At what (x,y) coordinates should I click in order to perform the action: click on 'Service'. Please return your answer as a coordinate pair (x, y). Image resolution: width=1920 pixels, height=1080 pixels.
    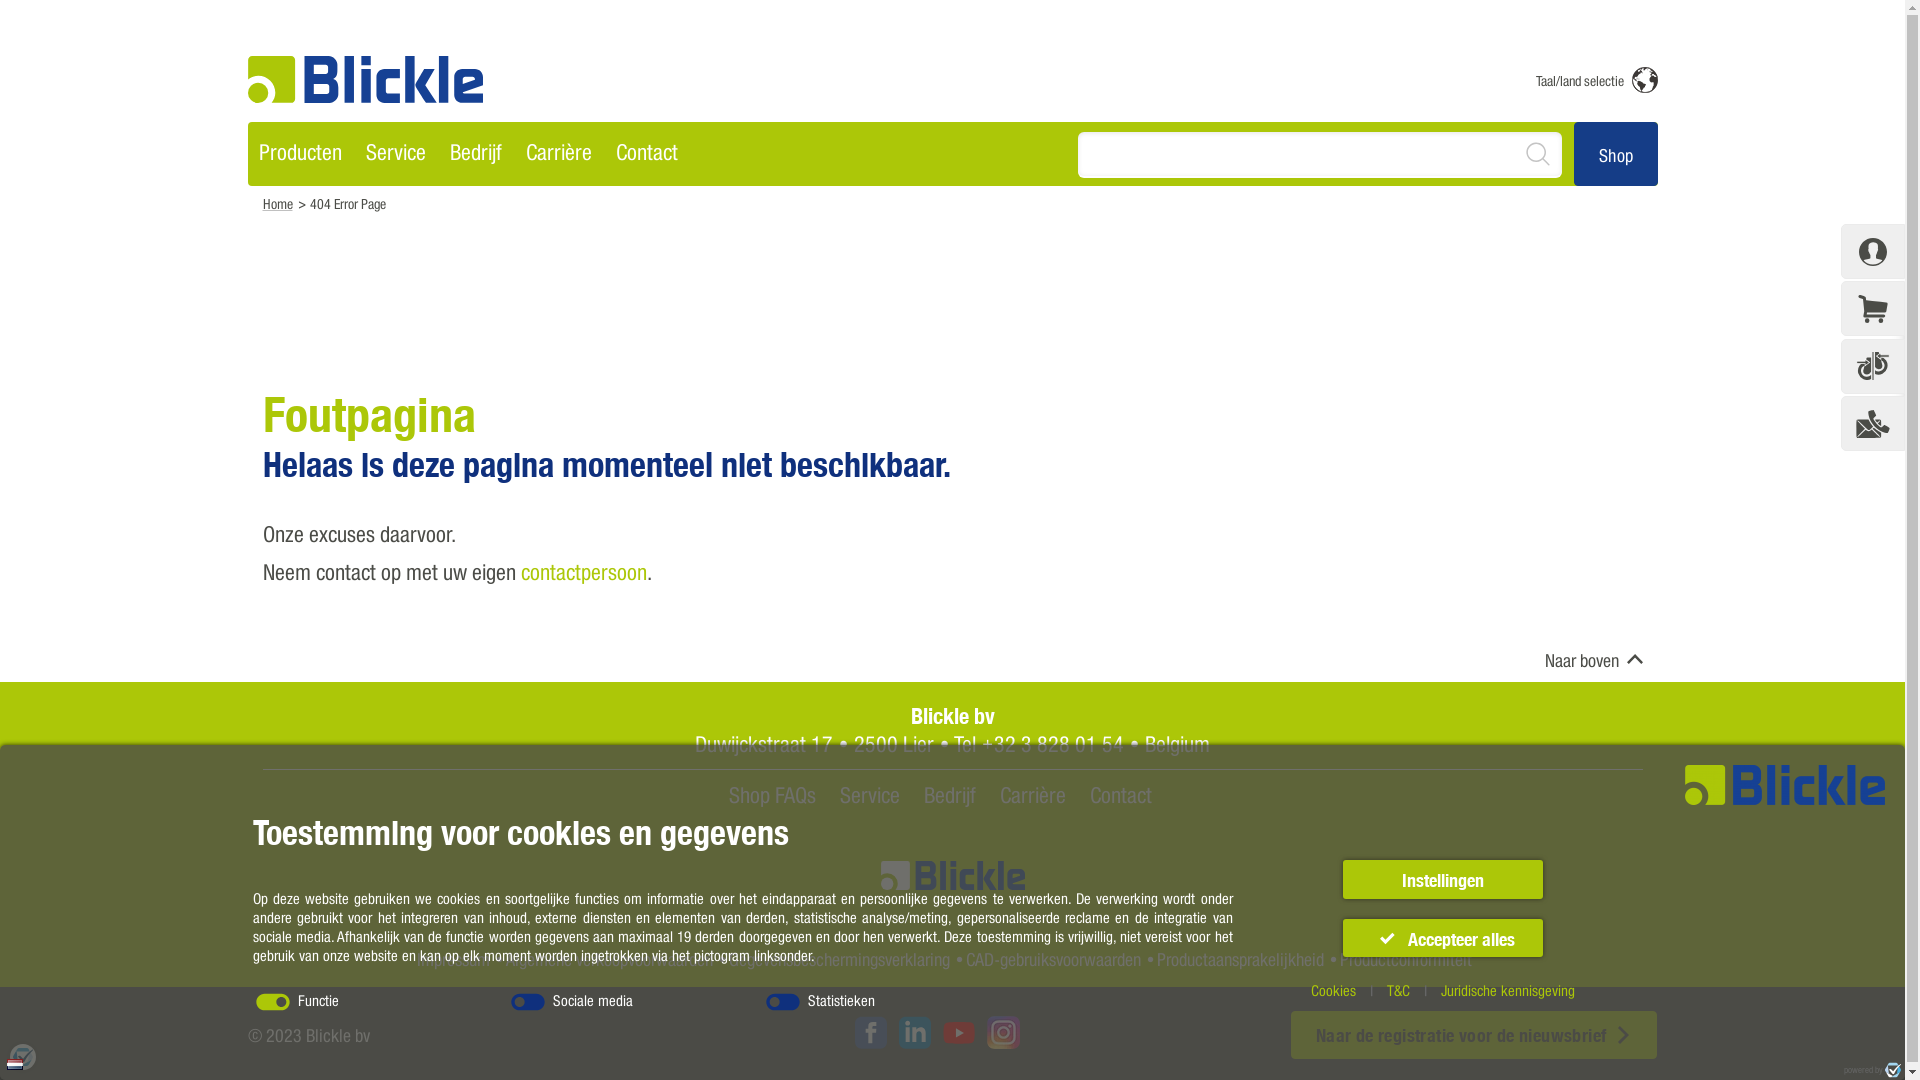
    Looking at the image, I should click on (395, 153).